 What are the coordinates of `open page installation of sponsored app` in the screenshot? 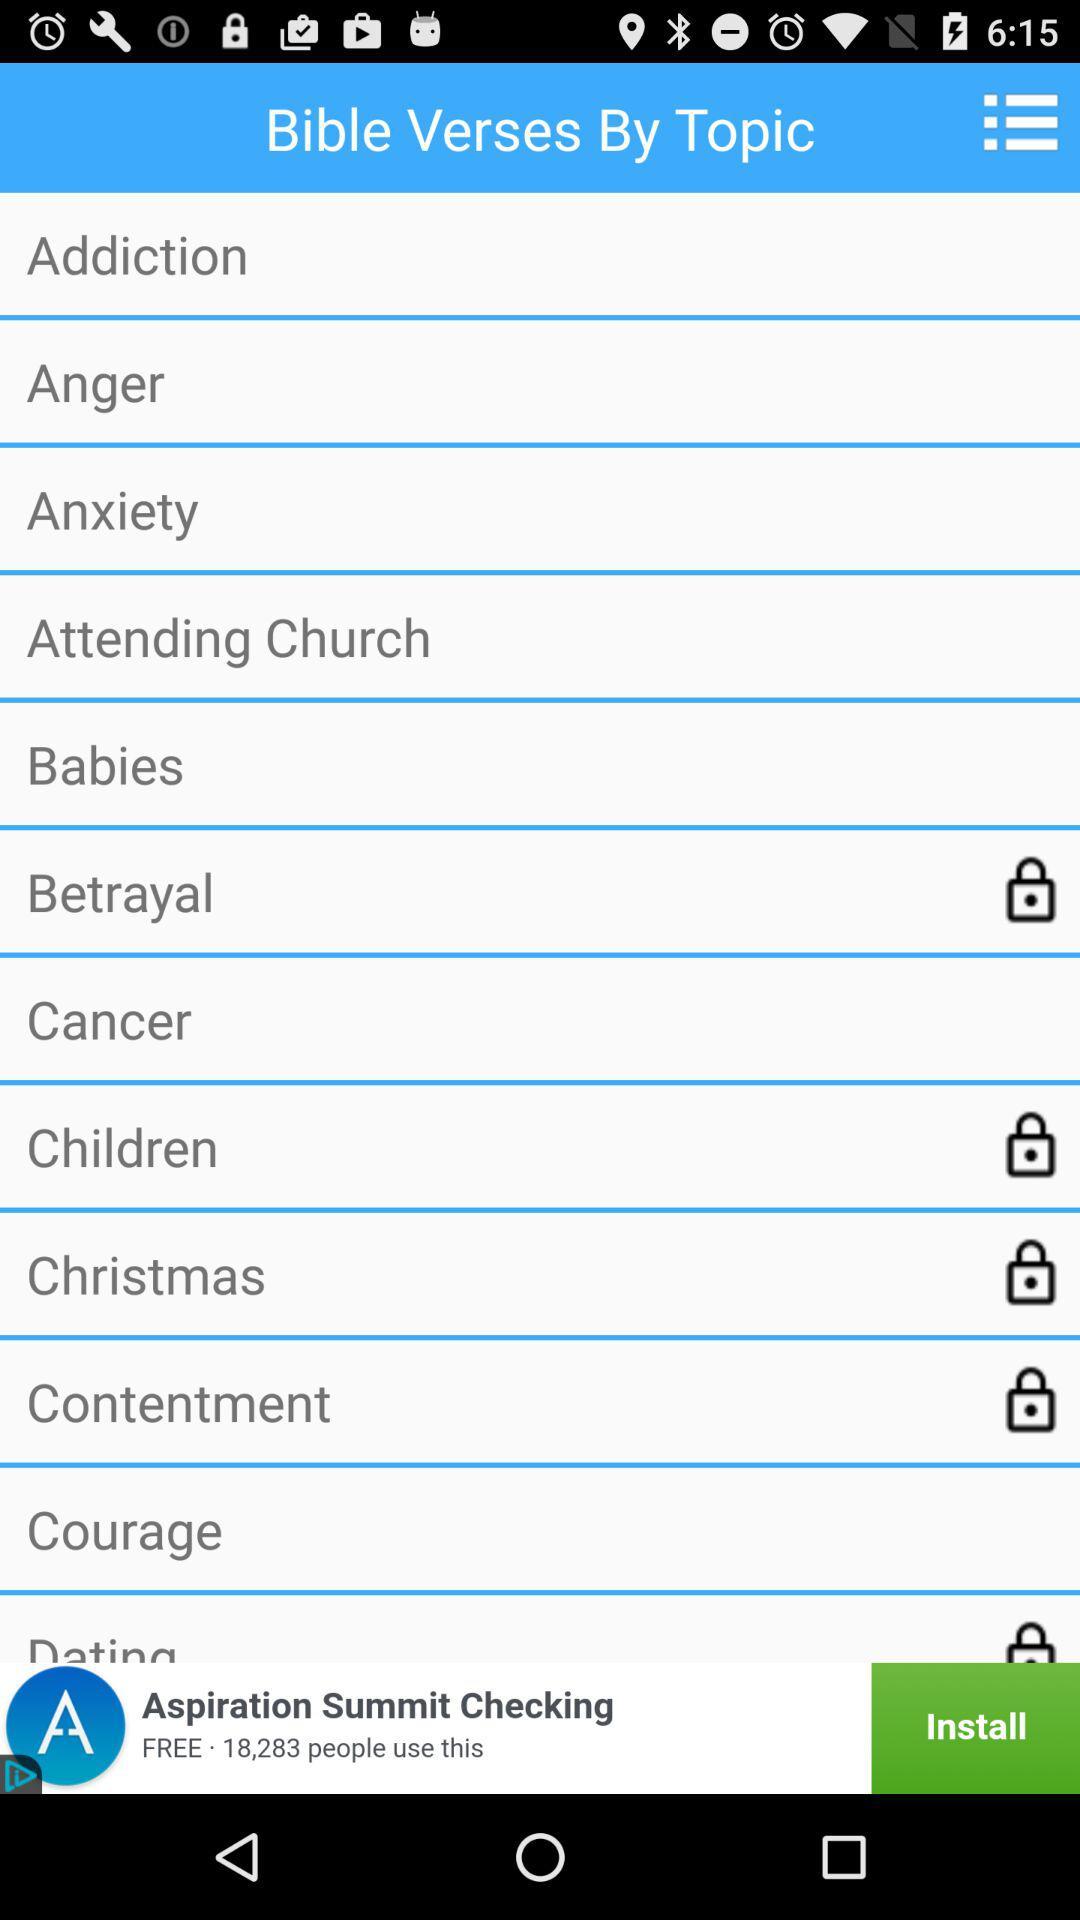 It's located at (540, 1727).